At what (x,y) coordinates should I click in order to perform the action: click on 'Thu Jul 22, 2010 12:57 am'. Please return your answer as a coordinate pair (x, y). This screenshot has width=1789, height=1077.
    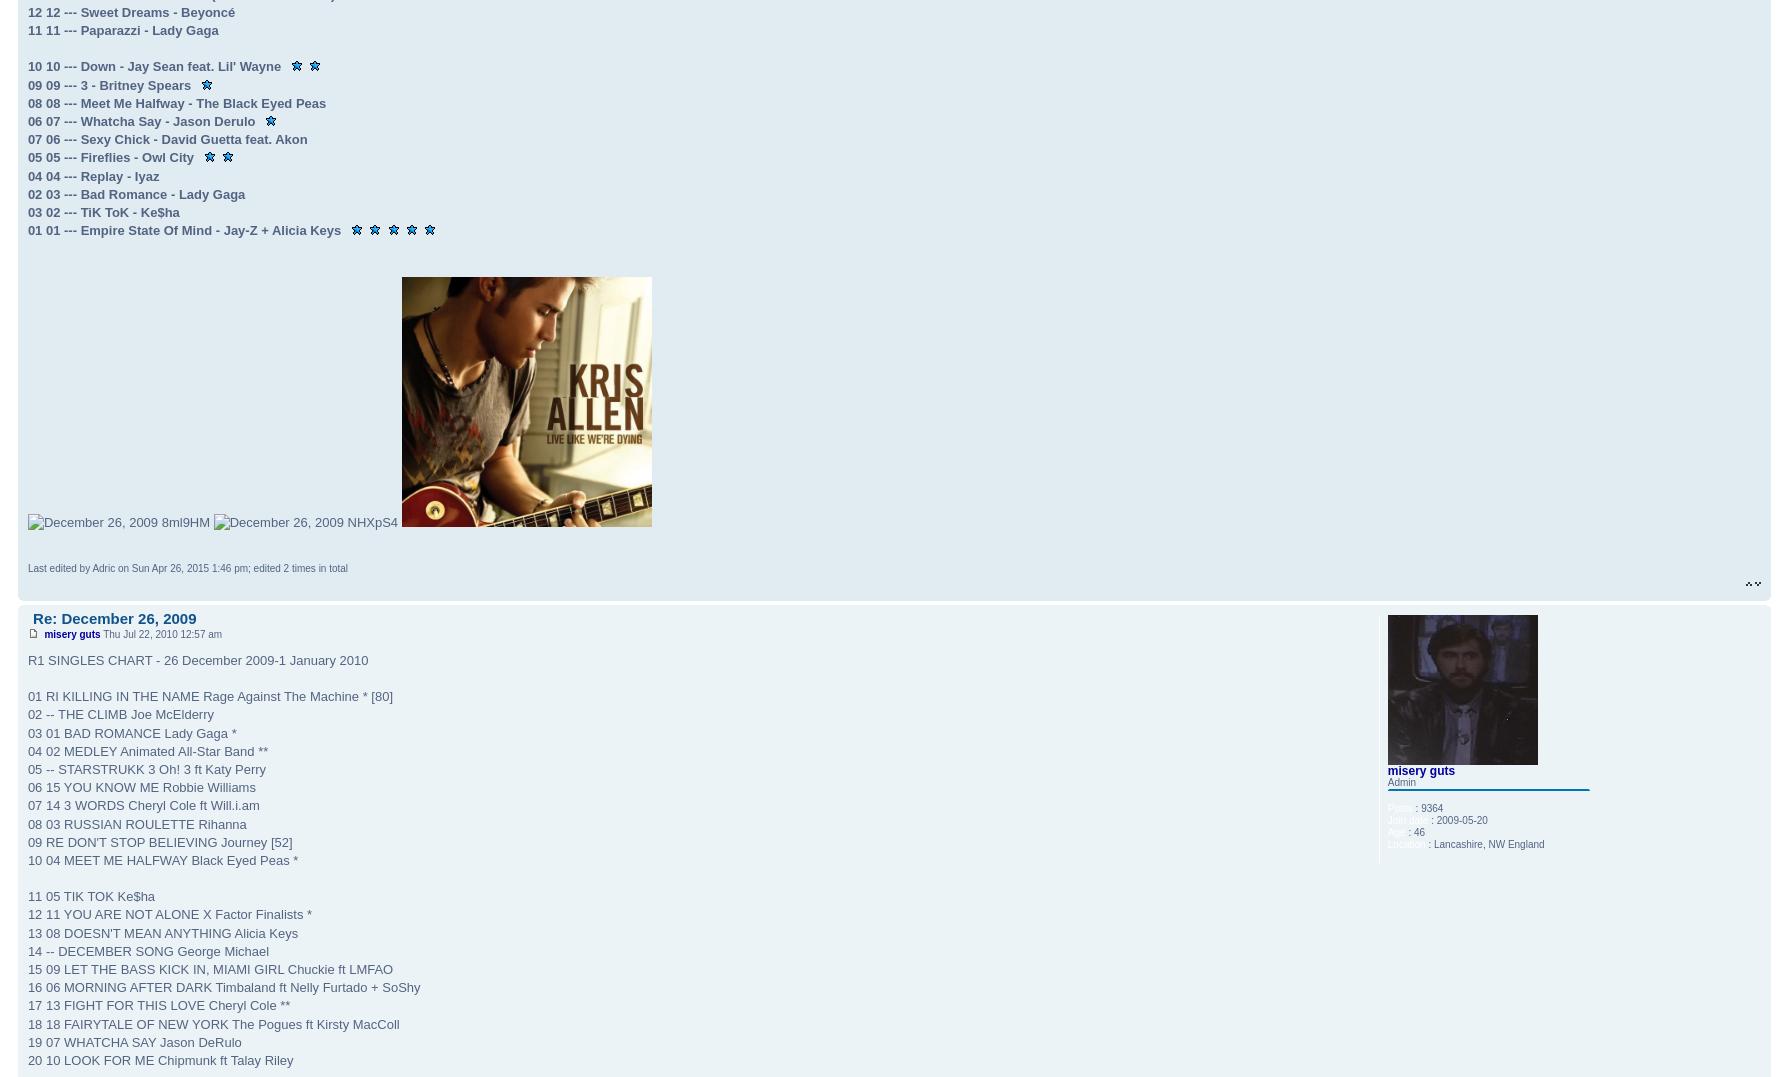
    Looking at the image, I should click on (161, 633).